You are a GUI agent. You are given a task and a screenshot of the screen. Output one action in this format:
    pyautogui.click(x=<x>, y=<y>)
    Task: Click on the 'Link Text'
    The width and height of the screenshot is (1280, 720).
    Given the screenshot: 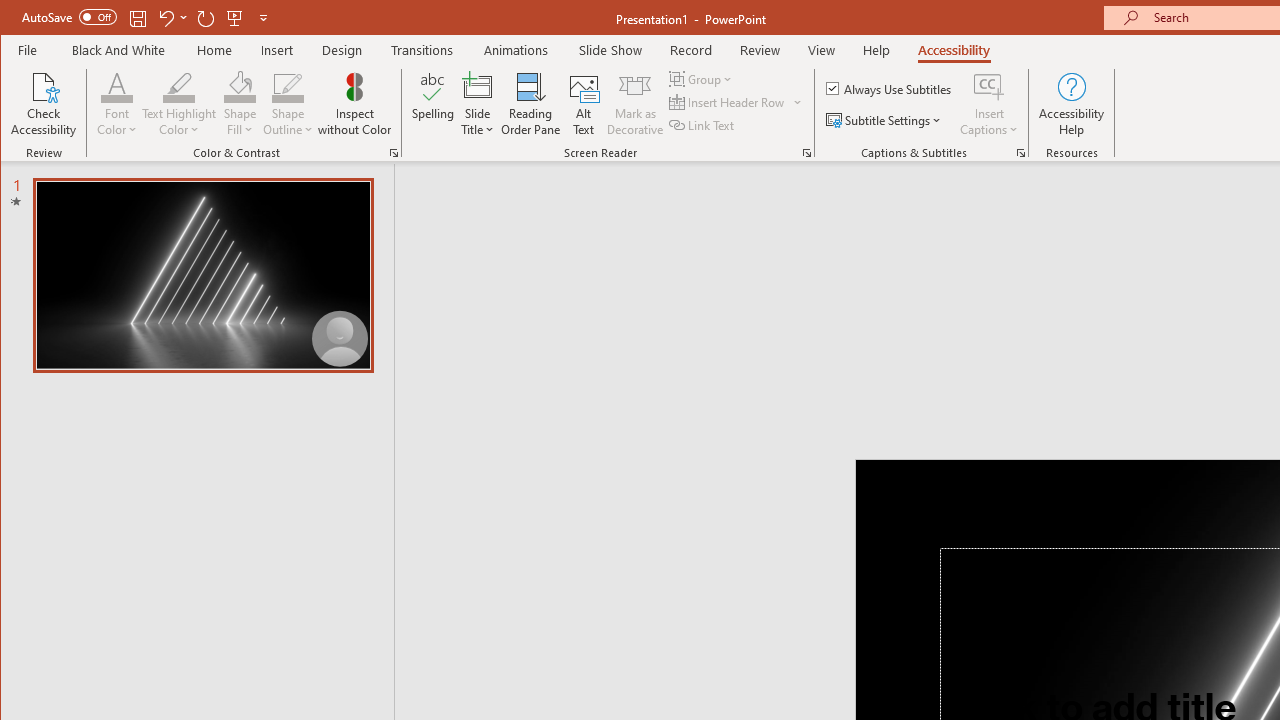 What is the action you would take?
    pyautogui.click(x=703, y=125)
    